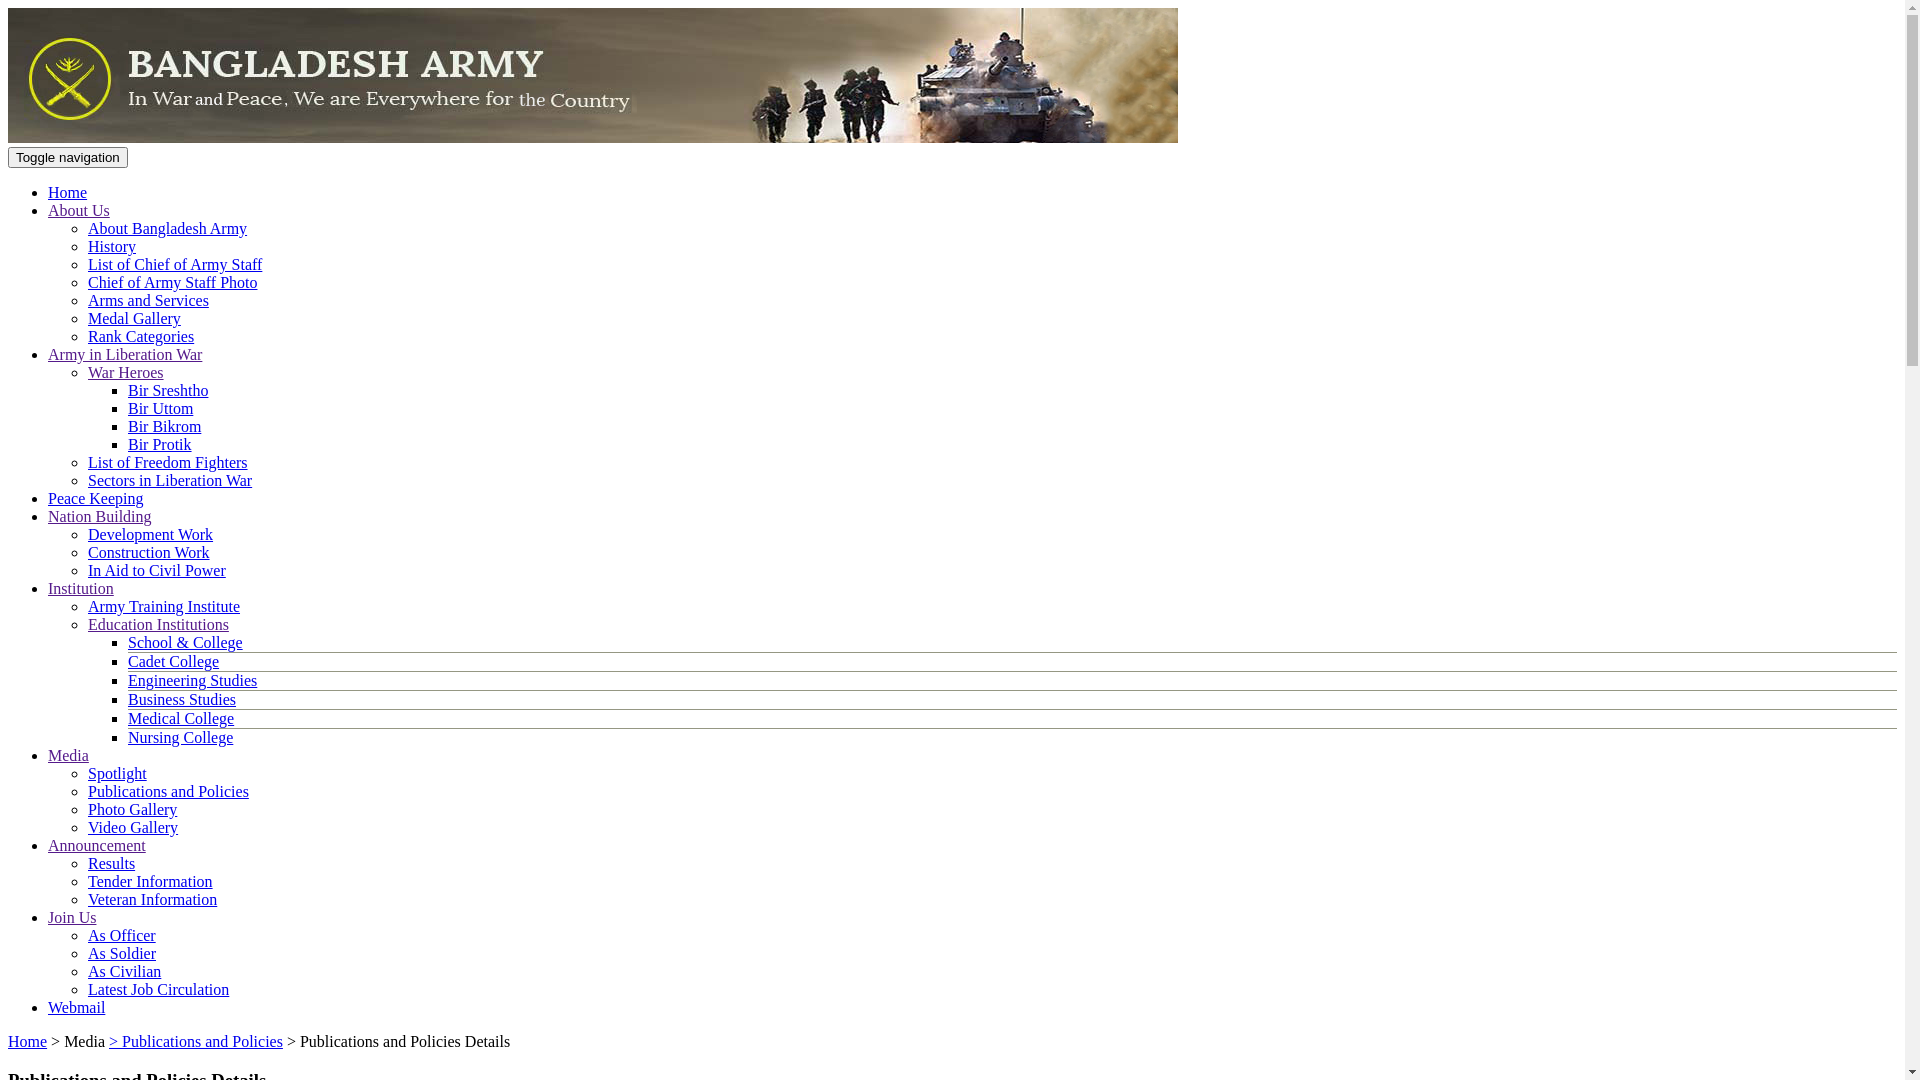 The image size is (1920, 1080). What do you see at coordinates (168, 462) in the screenshot?
I see `'List of Freedom Fighters'` at bounding box center [168, 462].